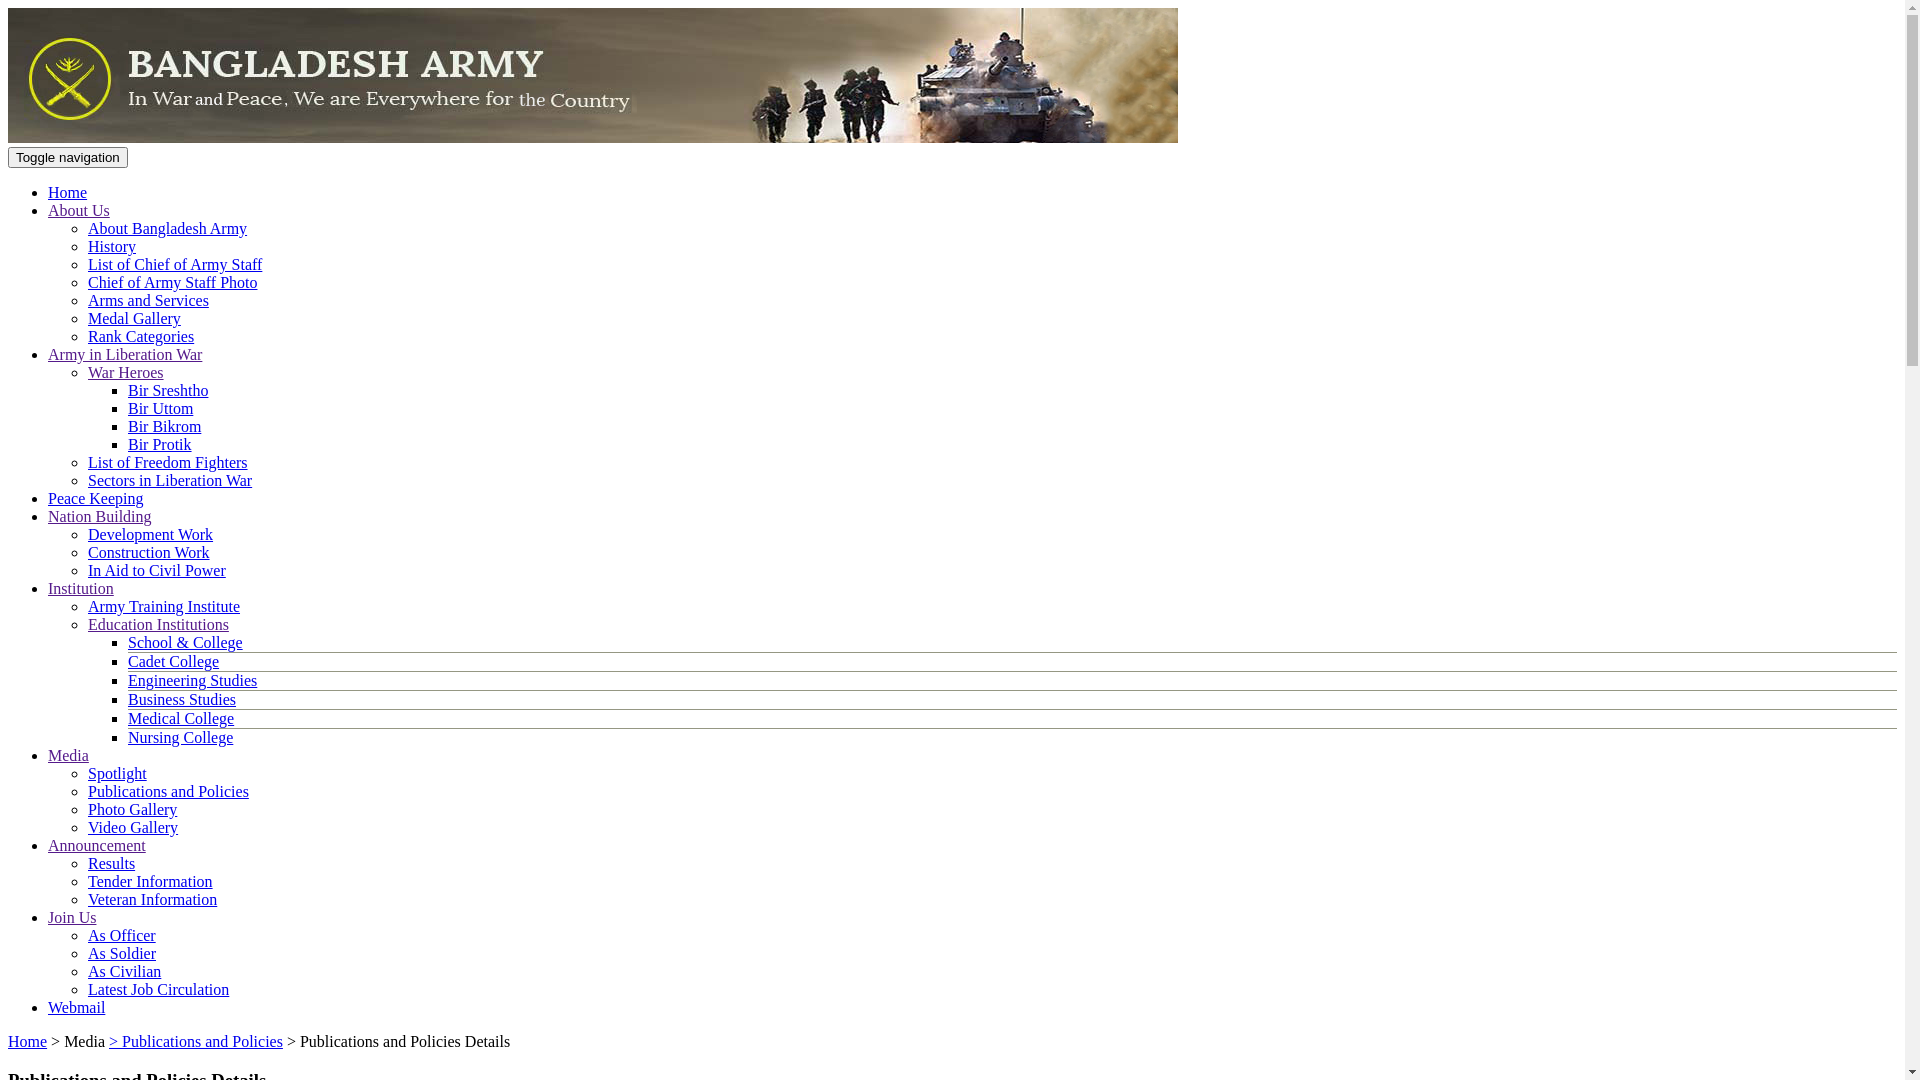 The image size is (1920, 1080). What do you see at coordinates (168, 462) in the screenshot?
I see `'List of Freedom Fighters'` at bounding box center [168, 462].